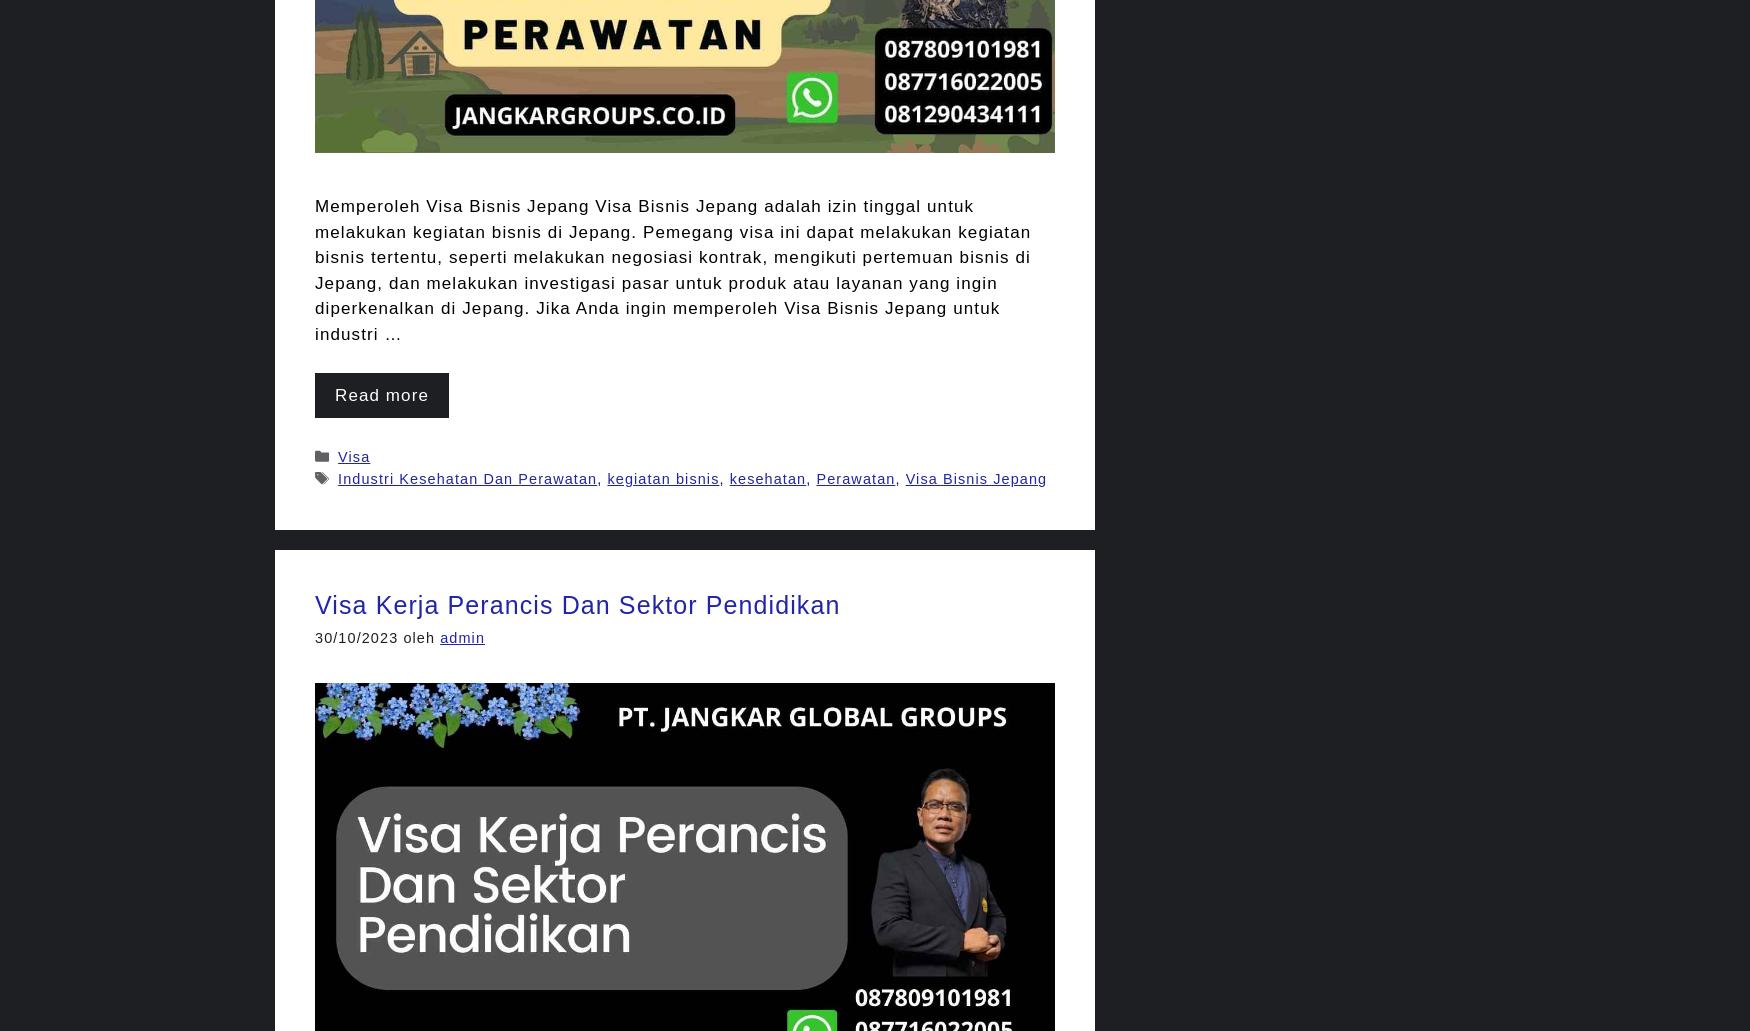 Image resolution: width=1750 pixels, height=1031 pixels. Describe the element at coordinates (766, 477) in the screenshot. I see `'kesehatan'` at that location.